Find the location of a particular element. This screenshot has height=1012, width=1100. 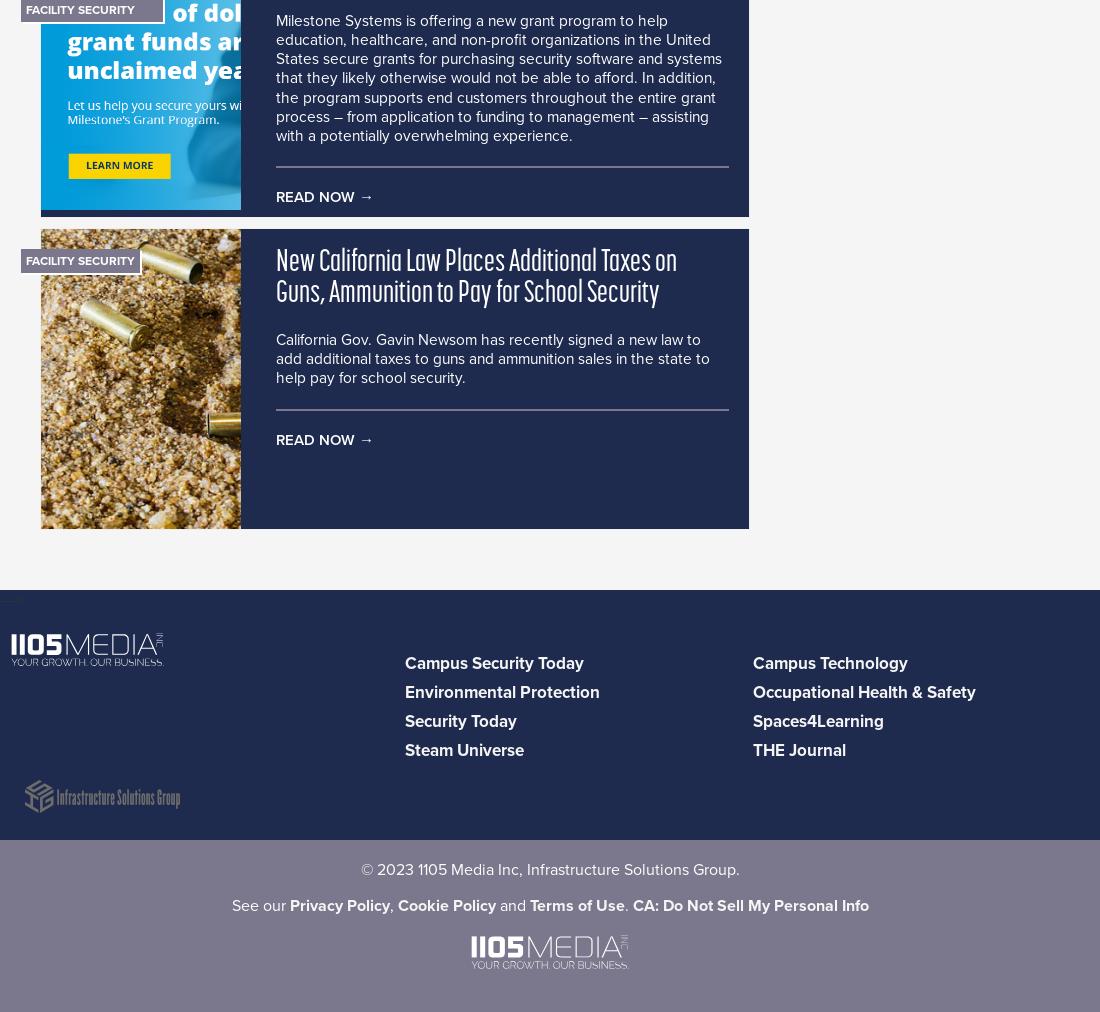

',' is located at coordinates (393, 906).